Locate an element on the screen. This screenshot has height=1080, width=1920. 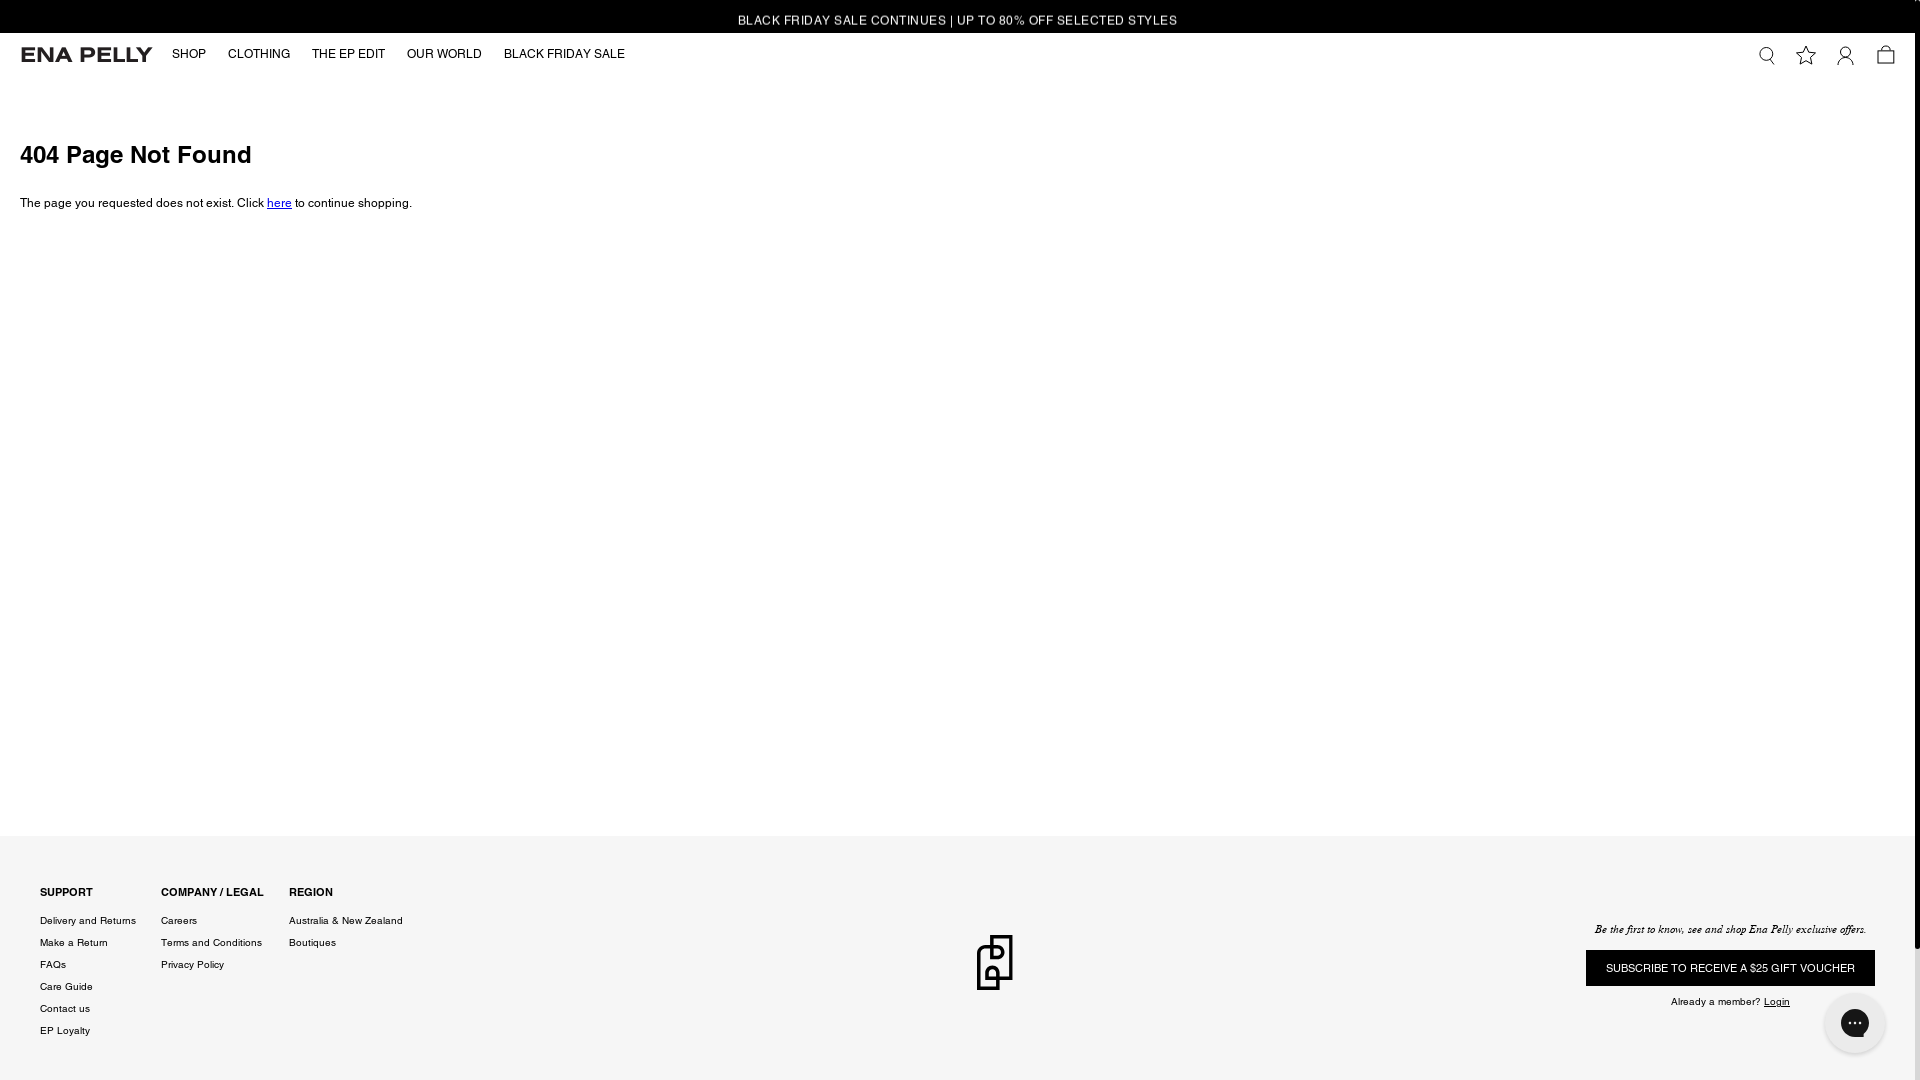
'Make a Return' is located at coordinates (73, 942).